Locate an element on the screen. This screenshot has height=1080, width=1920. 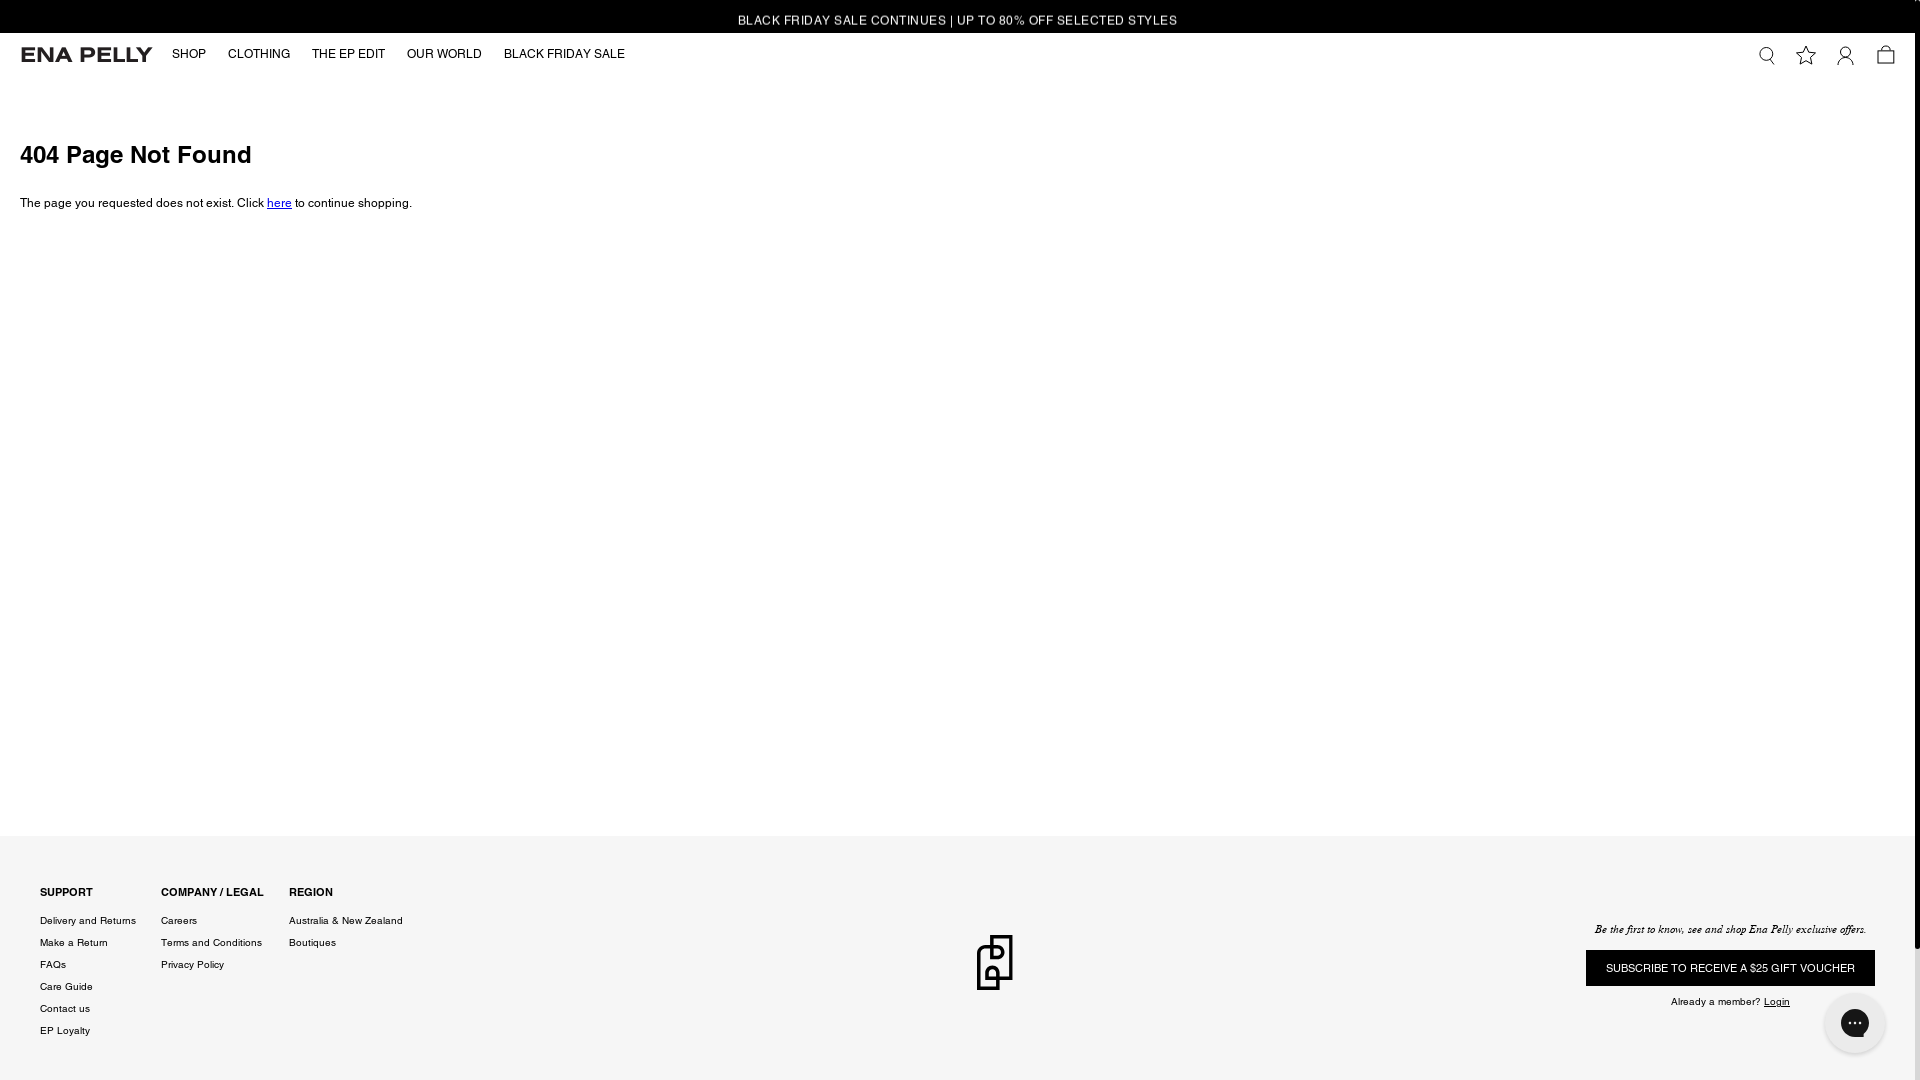
'Make a Return' is located at coordinates (73, 942).